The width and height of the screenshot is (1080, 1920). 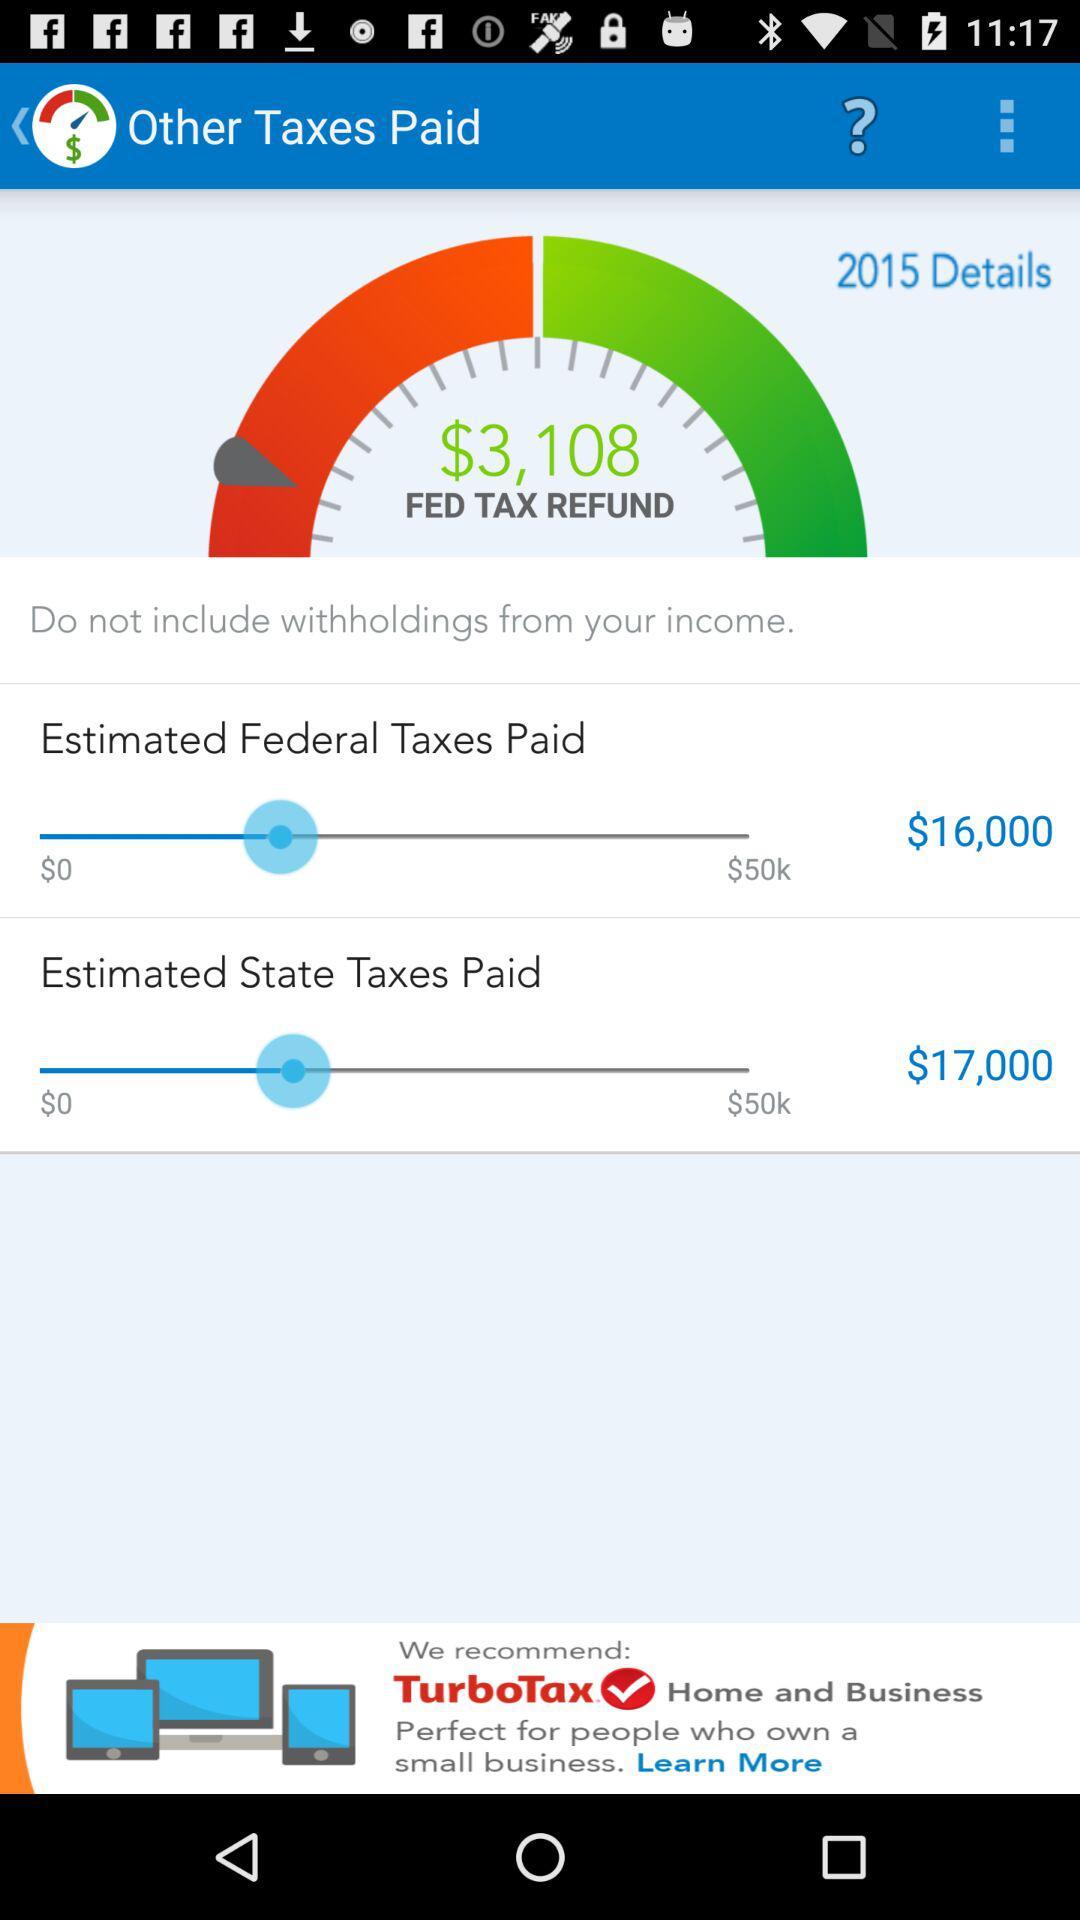 What do you see at coordinates (858, 124) in the screenshot?
I see `the item next to the other taxes paid` at bounding box center [858, 124].